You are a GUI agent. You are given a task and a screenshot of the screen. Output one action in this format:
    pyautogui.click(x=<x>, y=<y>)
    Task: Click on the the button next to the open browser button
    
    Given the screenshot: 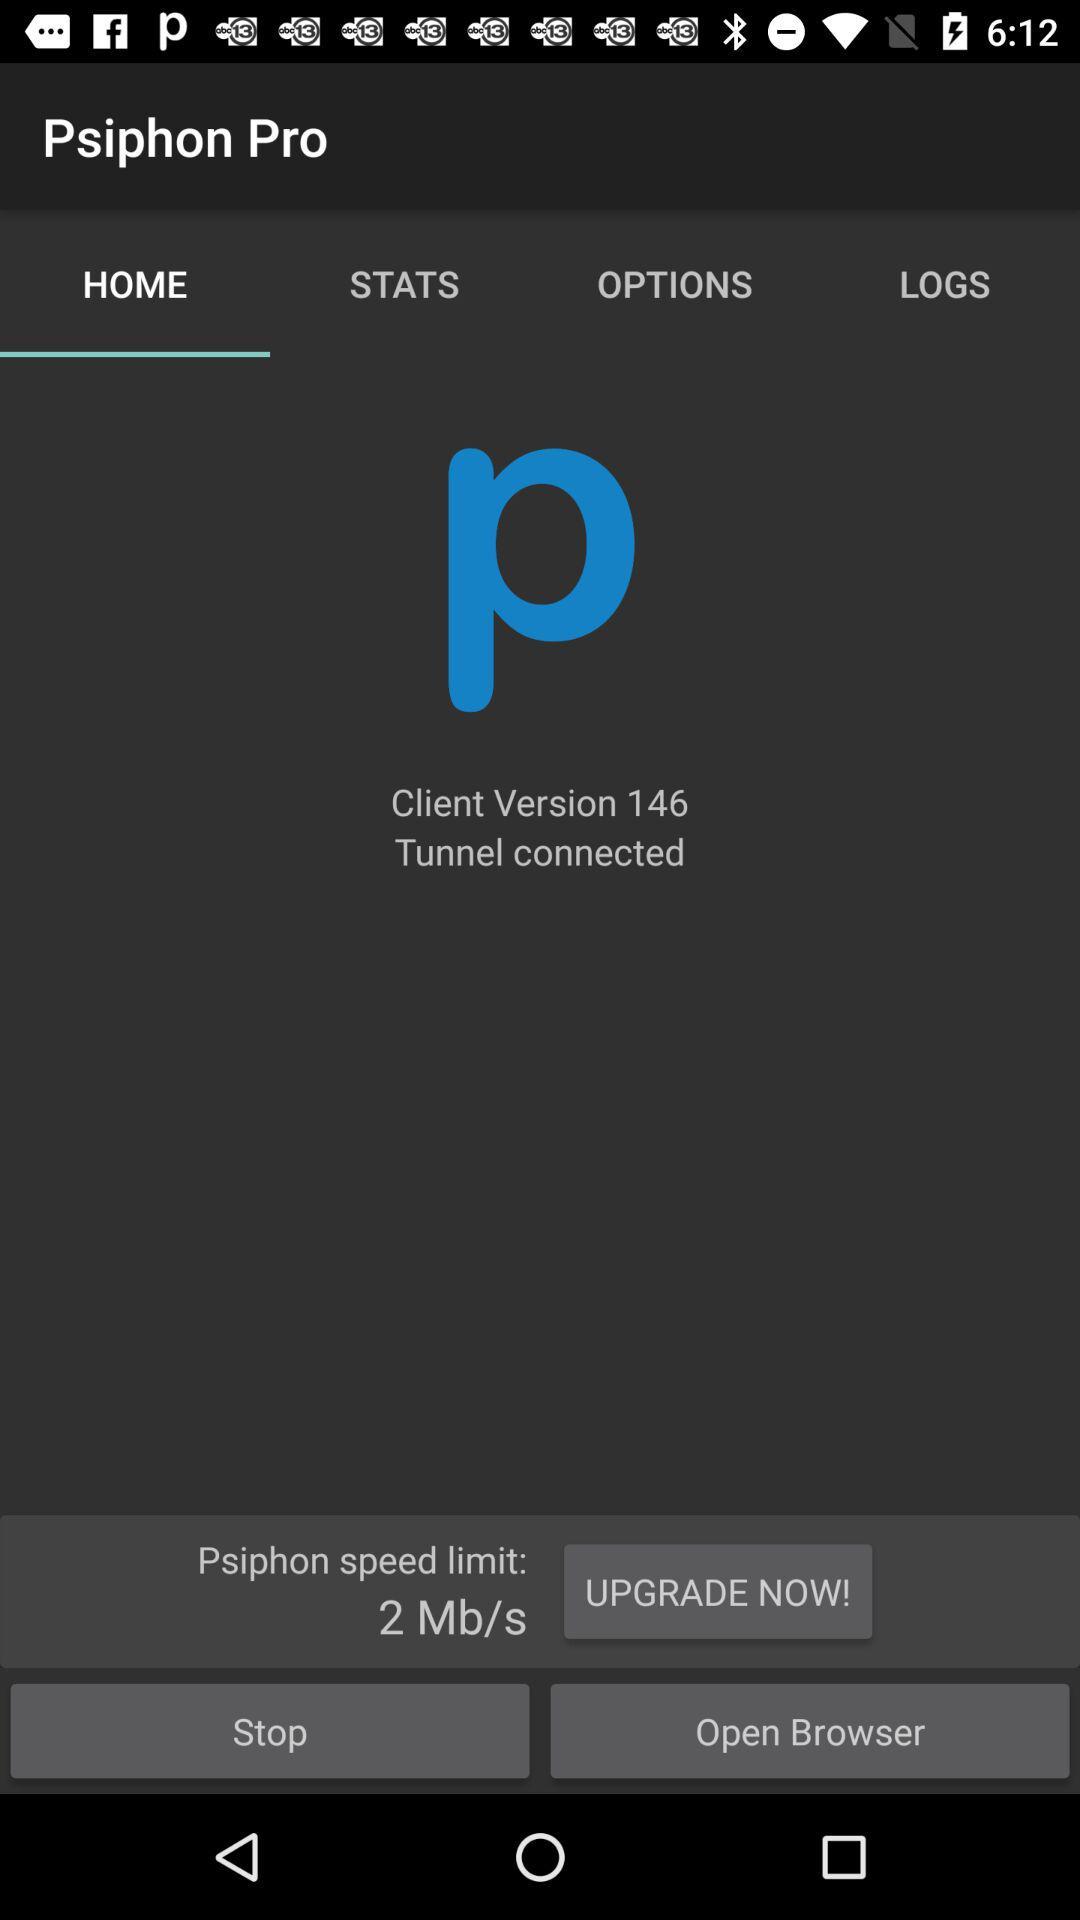 What is the action you would take?
    pyautogui.click(x=270, y=1730)
    